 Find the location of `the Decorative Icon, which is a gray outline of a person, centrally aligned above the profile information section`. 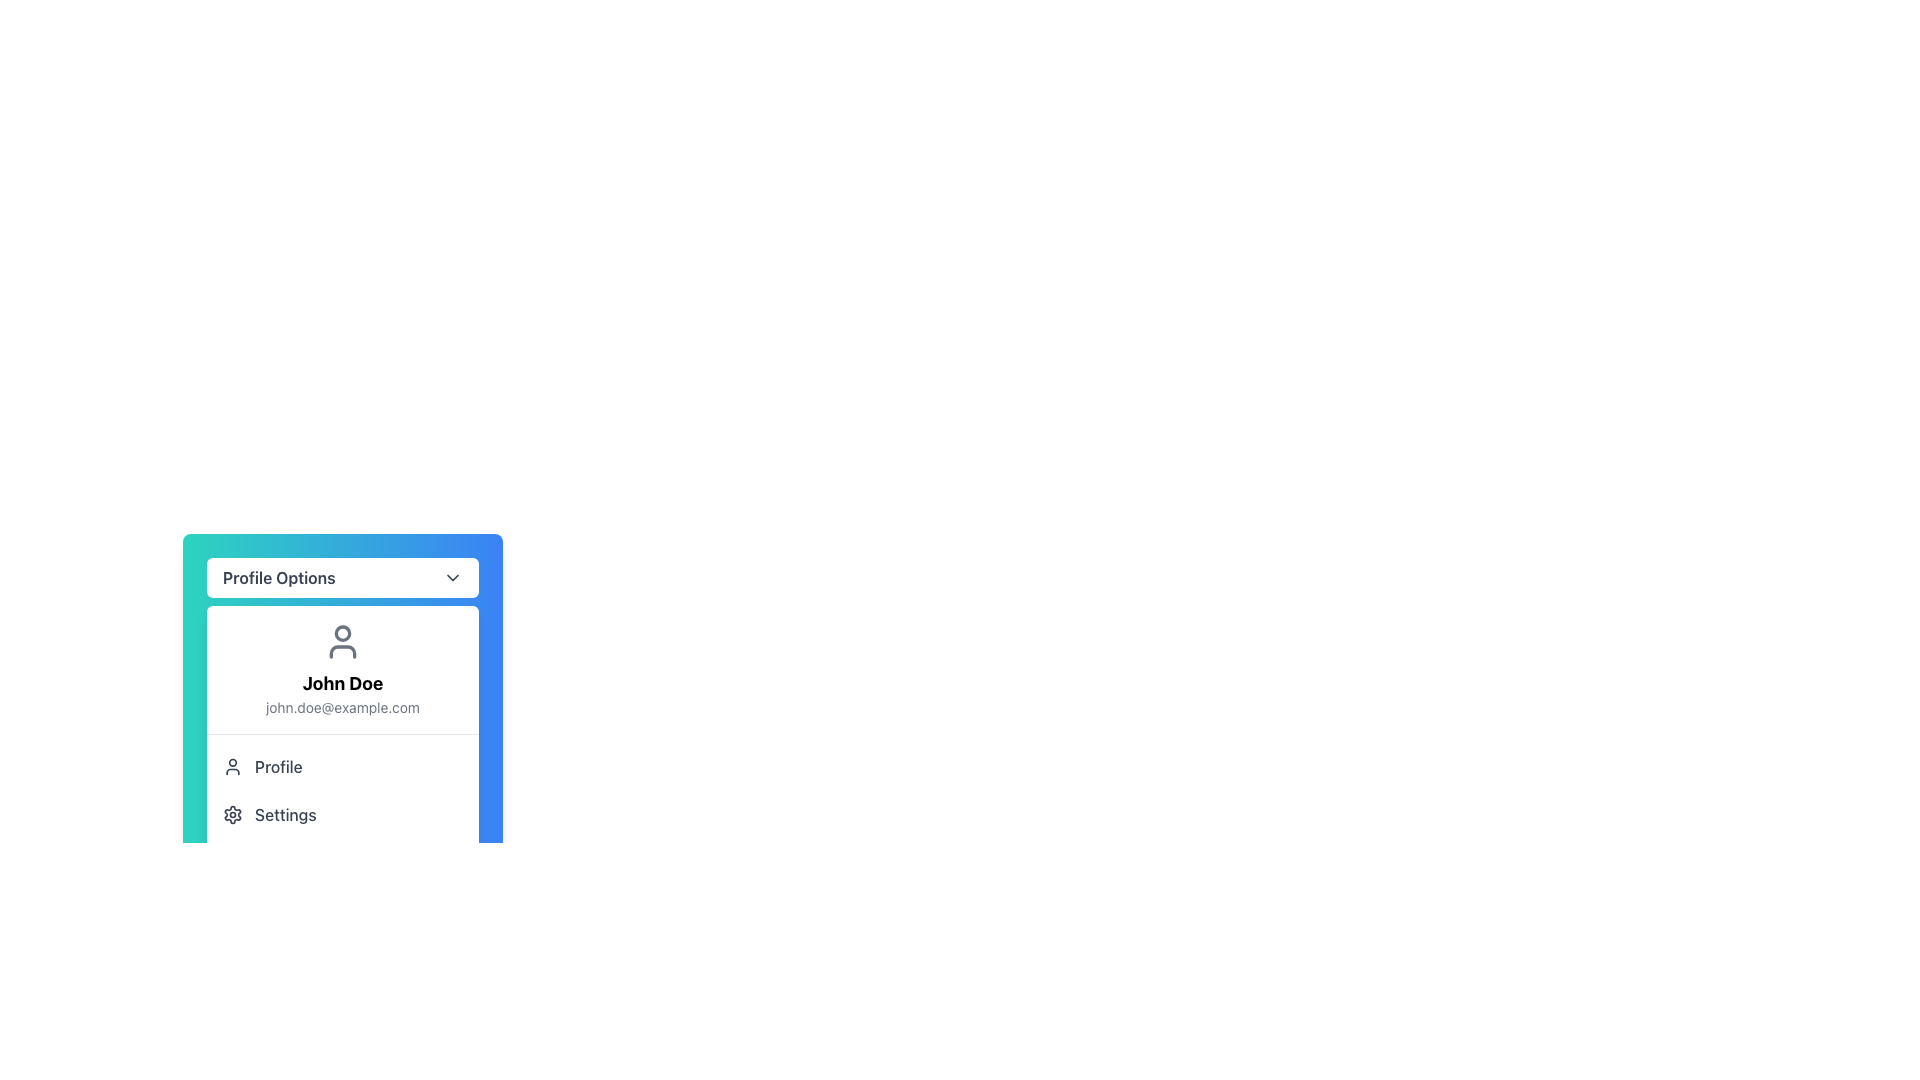

the Decorative Icon, which is a gray outline of a person, centrally aligned above the profile information section is located at coordinates (342, 641).